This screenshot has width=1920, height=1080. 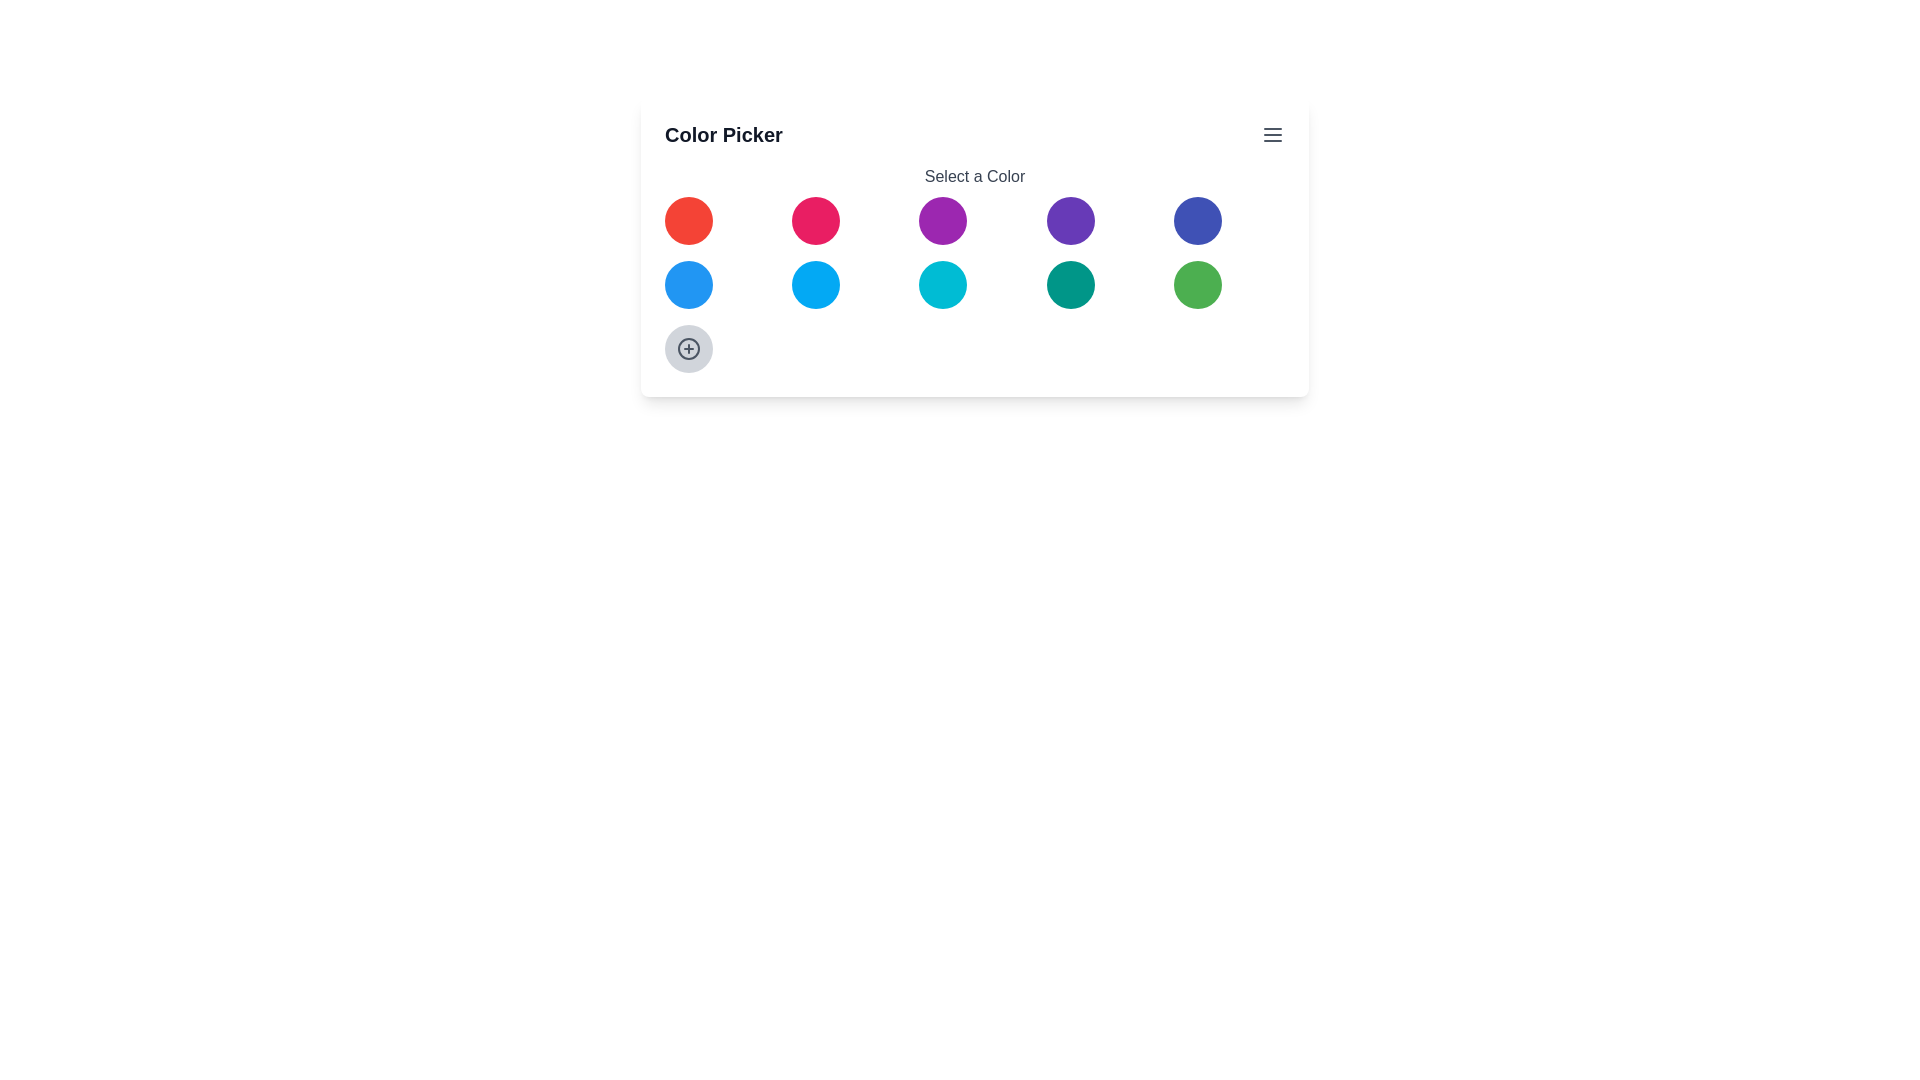 I want to click on the 'Color Picker' title by focusing on it, so click(x=722, y=135).